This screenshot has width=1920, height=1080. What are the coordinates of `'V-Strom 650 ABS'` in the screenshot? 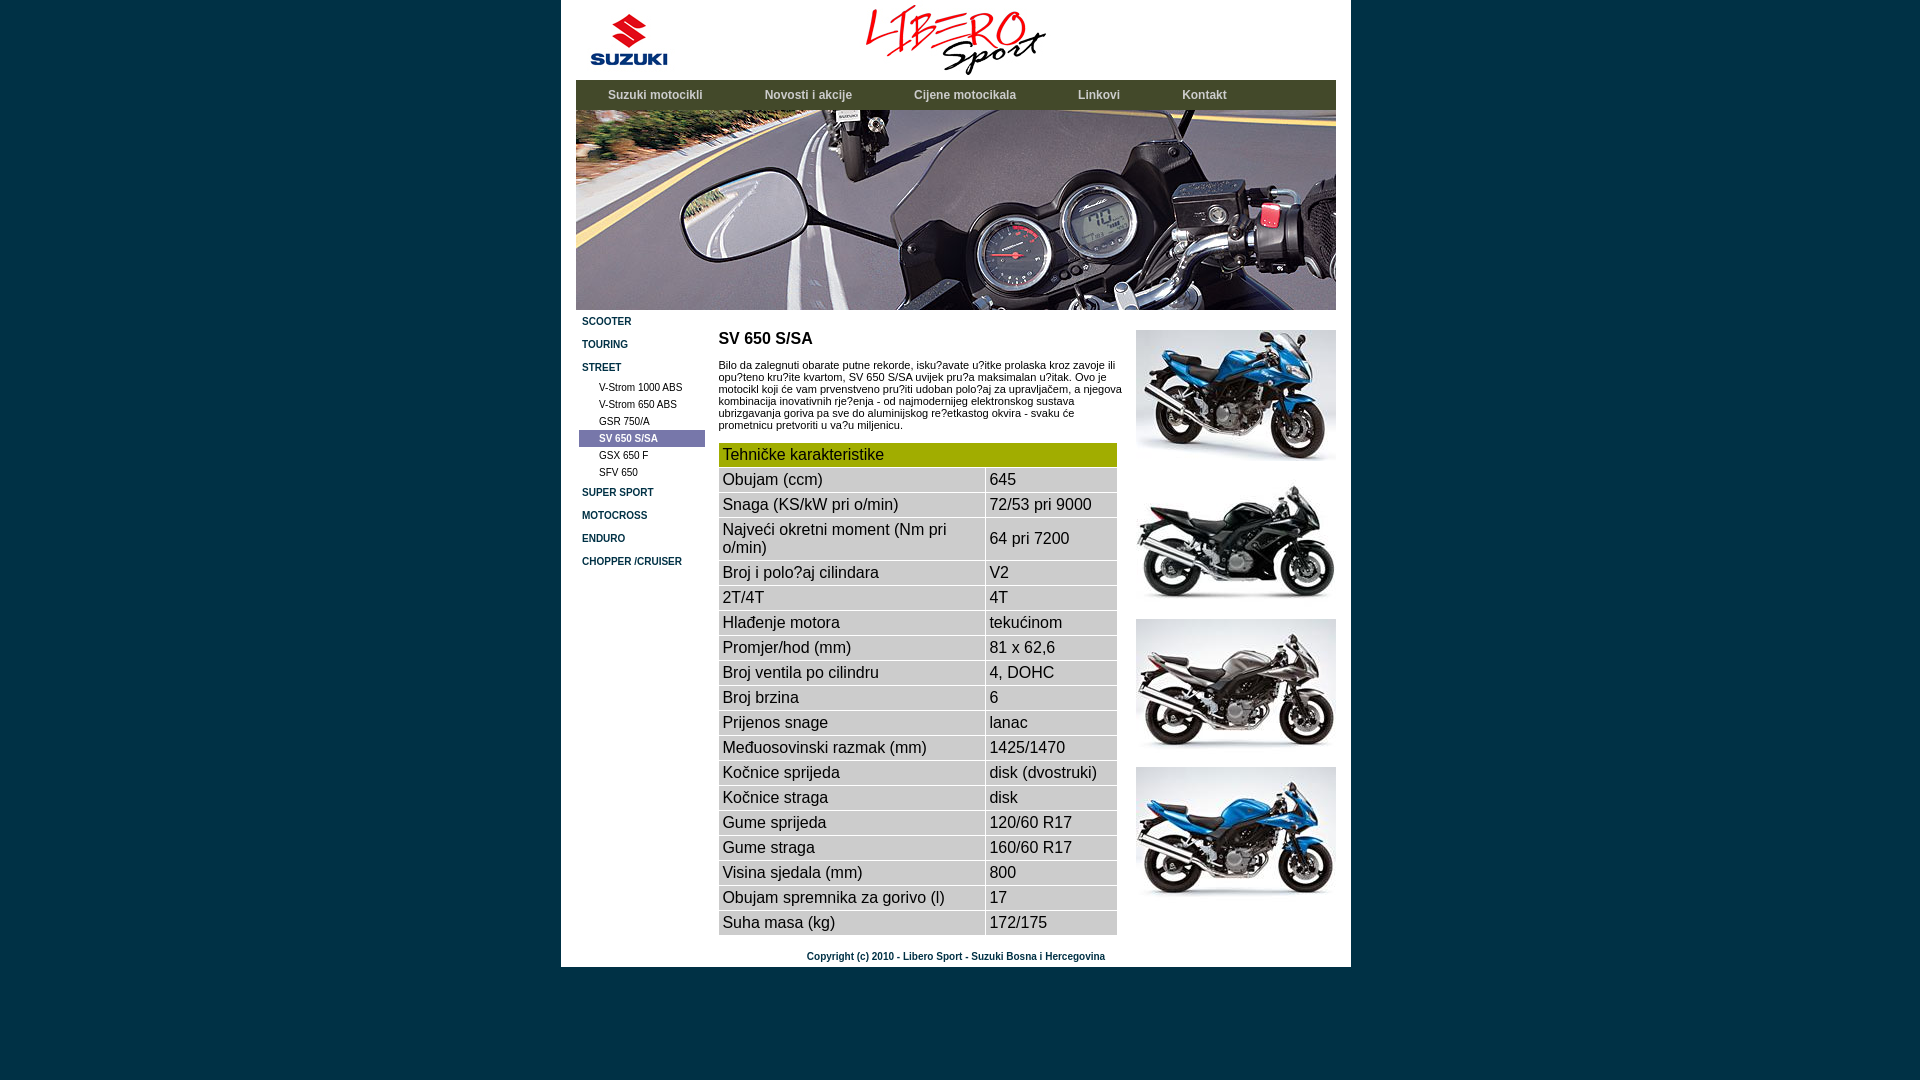 It's located at (642, 404).